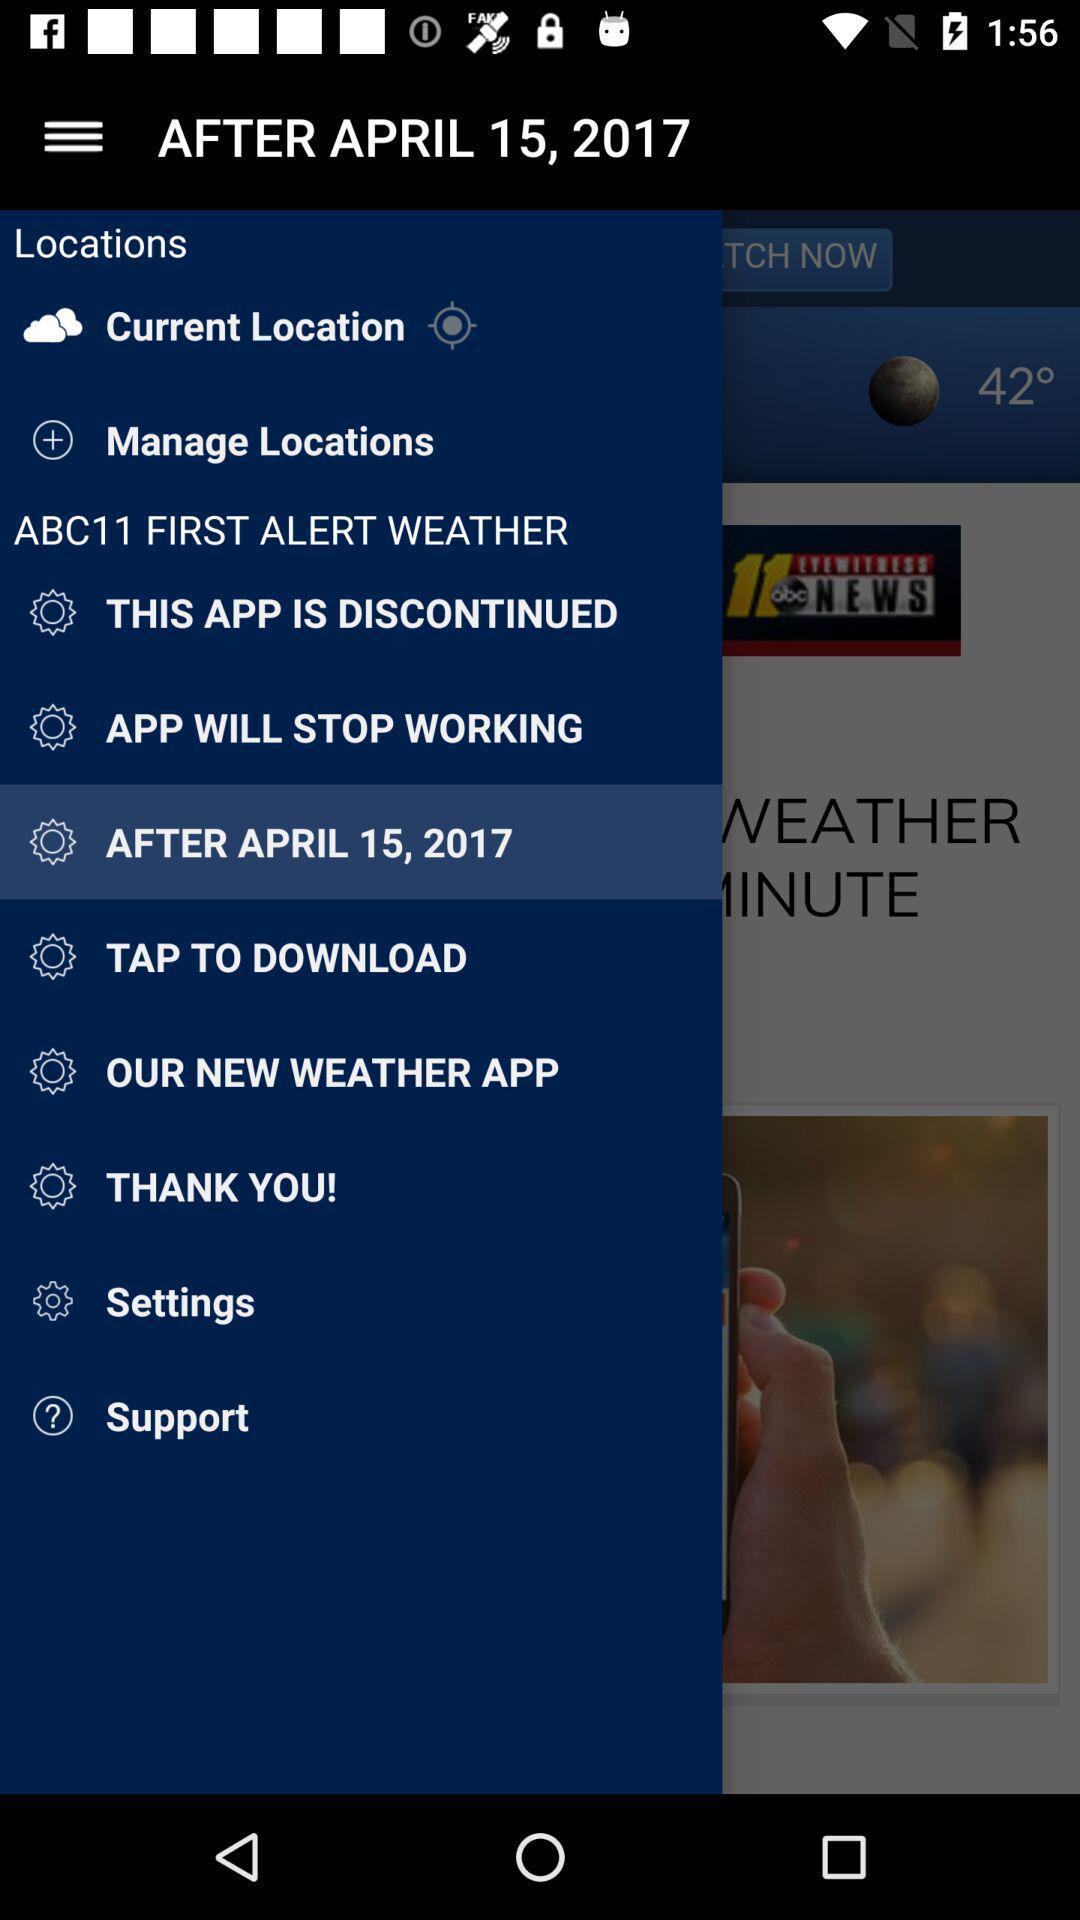 This screenshot has width=1080, height=1920. What do you see at coordinates (540, 1002) in the screenshot?
I see `locations menu` at bounding box center [540, 1002].